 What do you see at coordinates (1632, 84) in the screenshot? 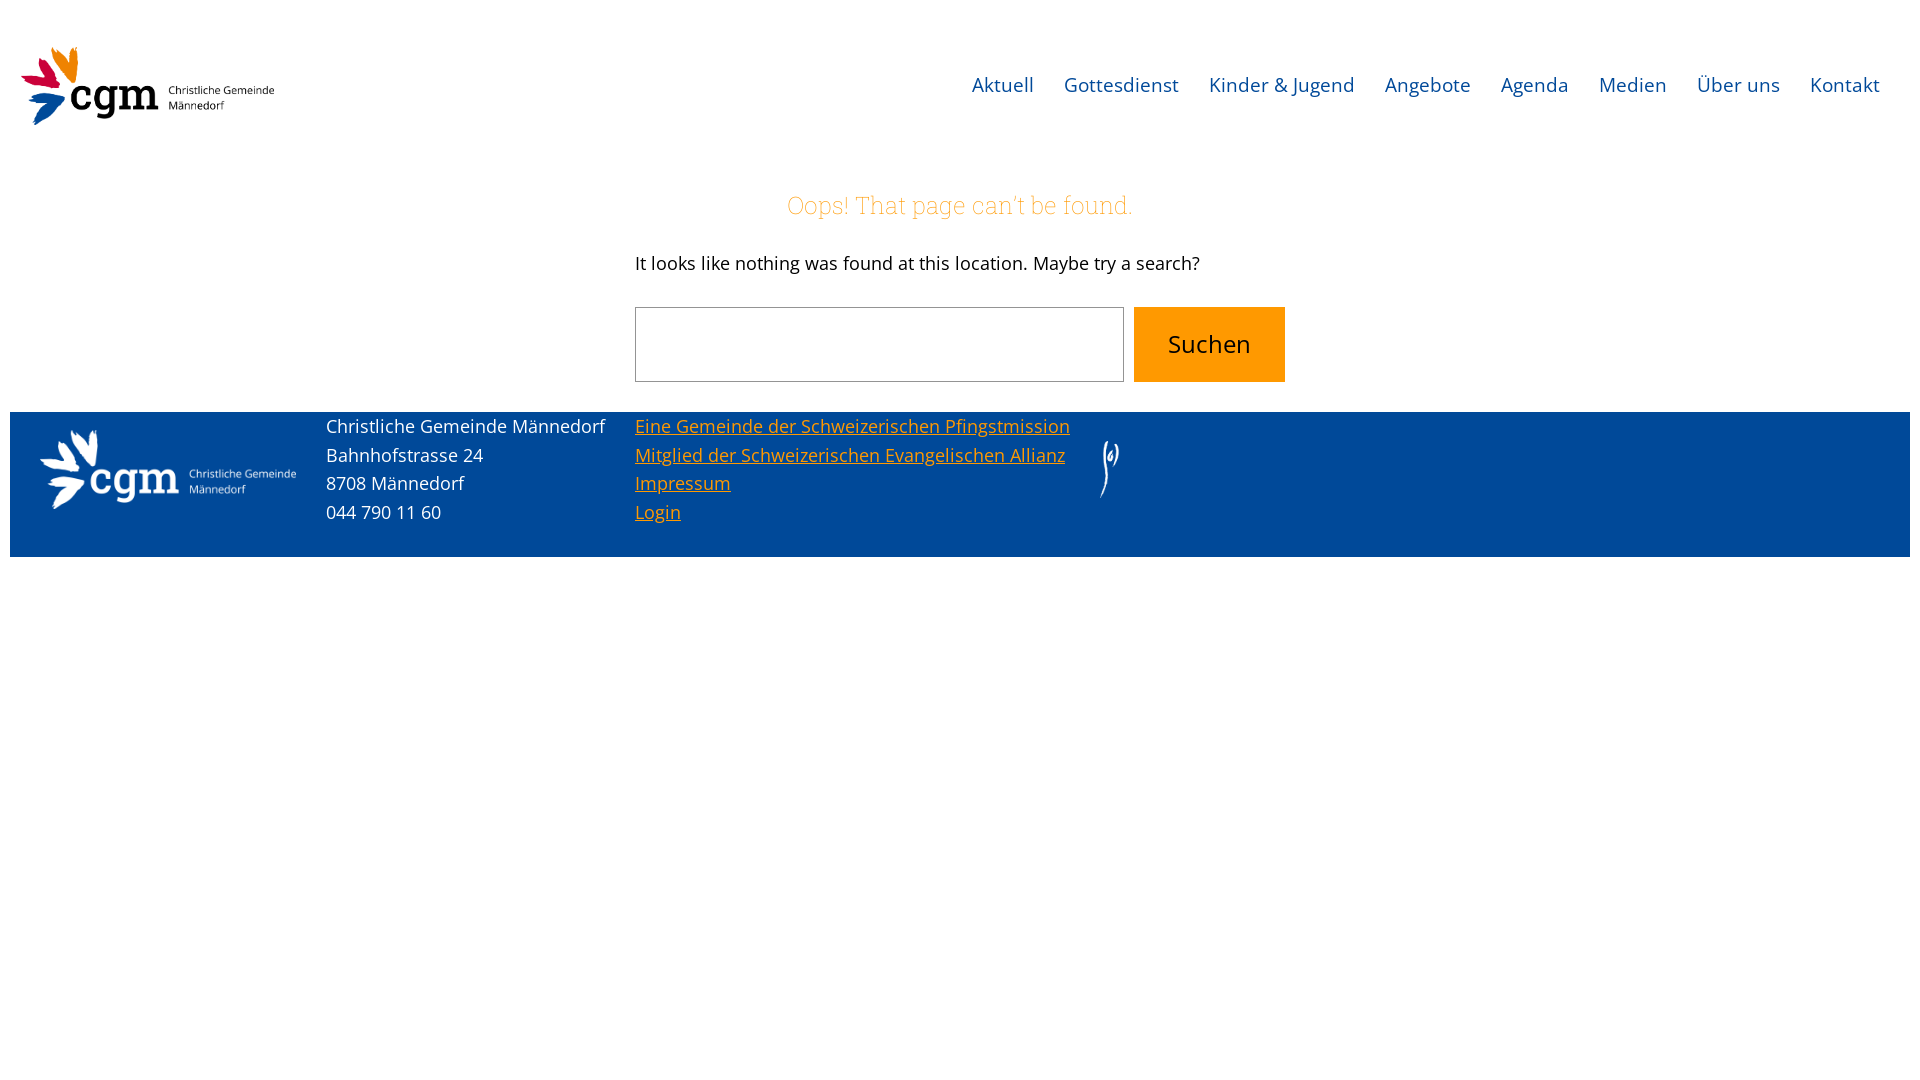
I see `'Medien'` at bounding box center [1632, 84].